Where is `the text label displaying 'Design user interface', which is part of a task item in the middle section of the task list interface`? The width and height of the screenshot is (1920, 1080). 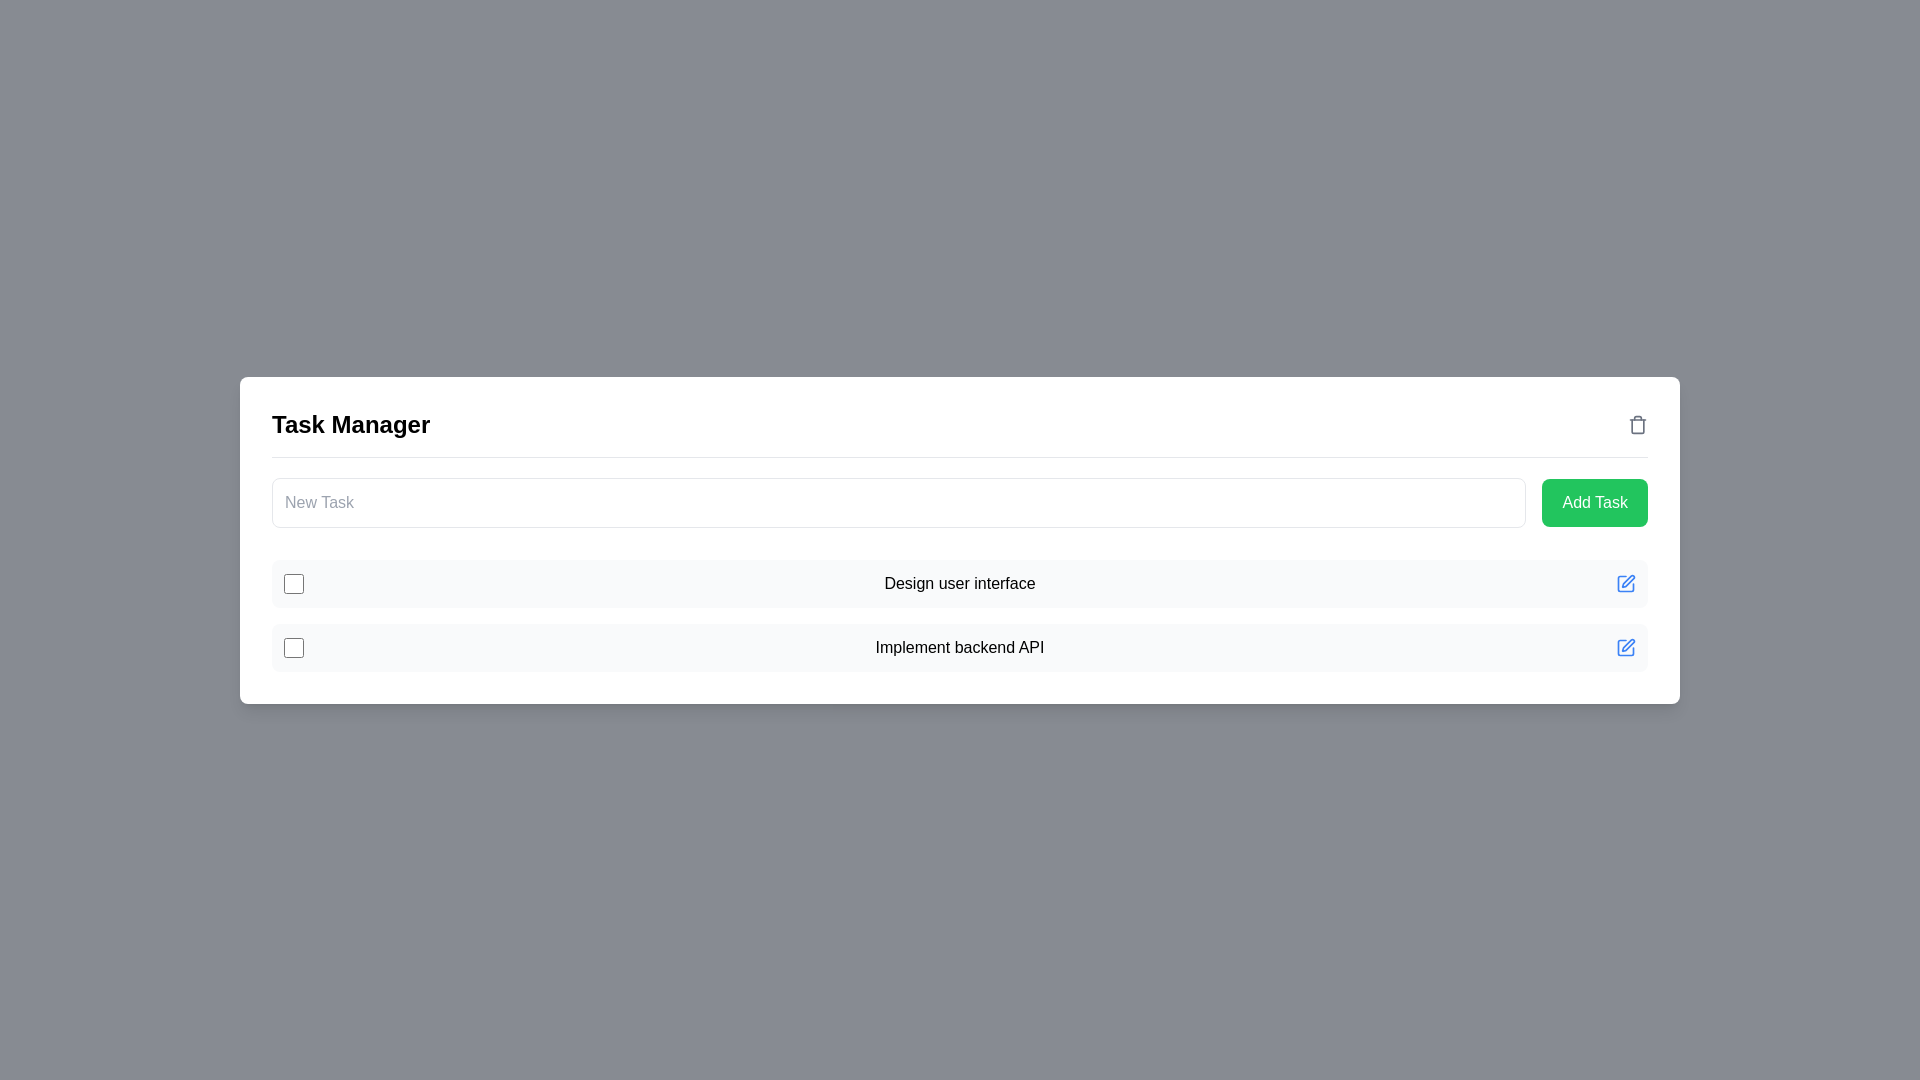
the text label displaying 'Design user interface', which is part of a task item in the middle section of the task list interface is located at coordinates (960, 583).